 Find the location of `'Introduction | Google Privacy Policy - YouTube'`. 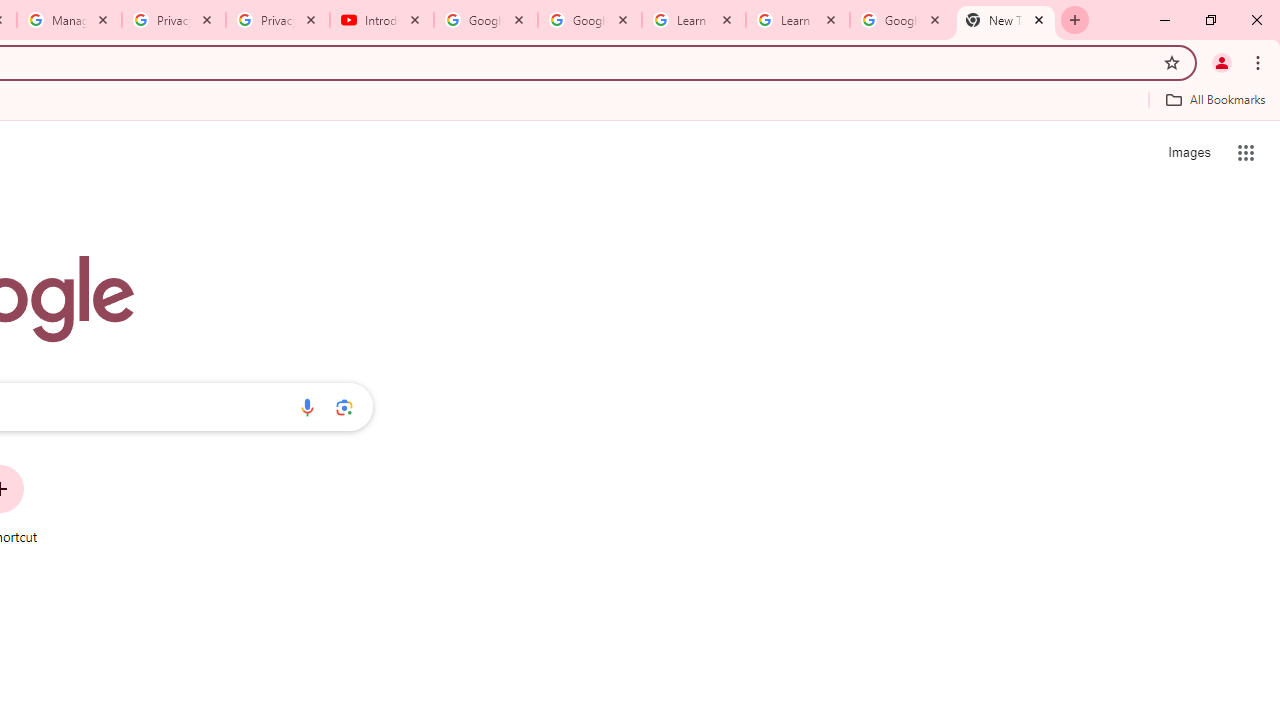

'Introduction | Google Privacy Policy - YouTube' is located at coordinates (382, 20).